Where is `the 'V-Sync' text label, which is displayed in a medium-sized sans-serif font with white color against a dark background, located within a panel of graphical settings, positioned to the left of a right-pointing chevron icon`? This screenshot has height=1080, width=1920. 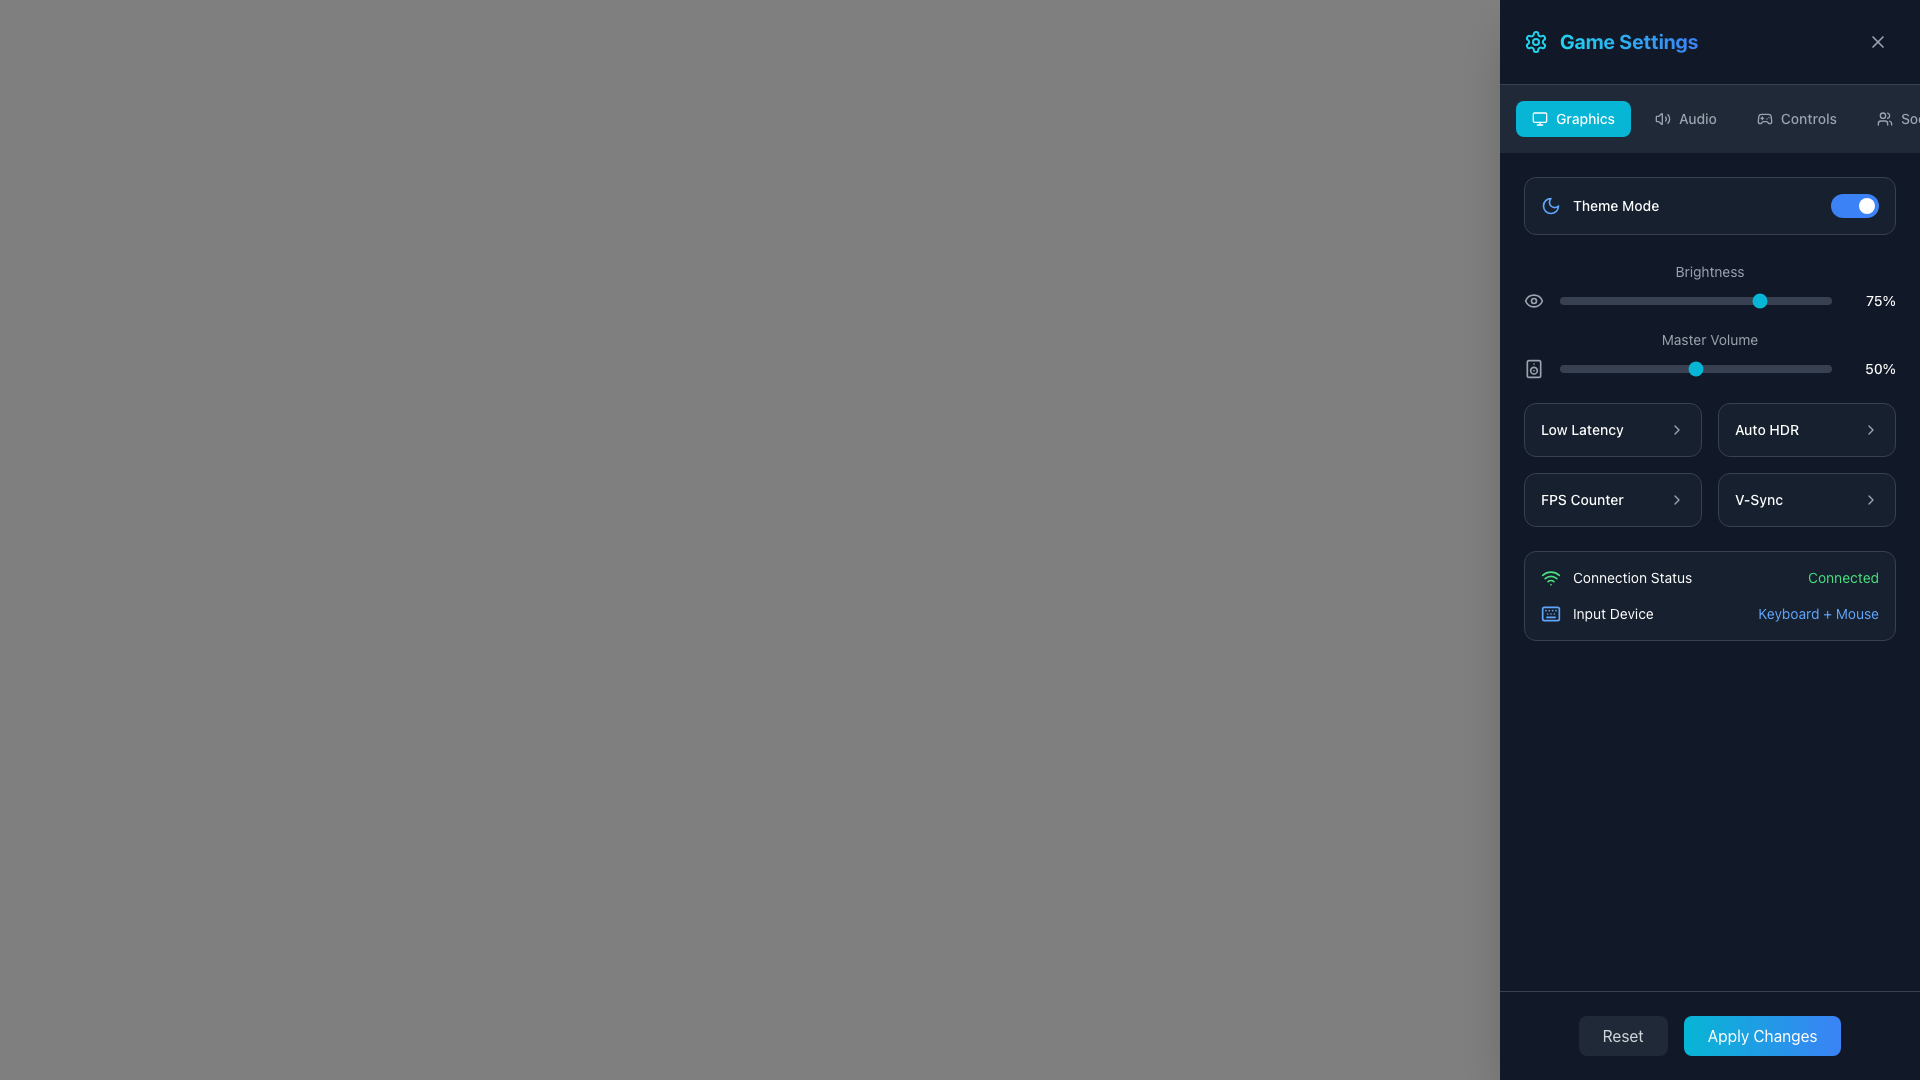
the 'V-Sync' text label, which is displayed in a medium-sized sans-serif font with white color against a dark background, located within a panel of graphical settings, positioned to the left of a right-pointing chevron icon is located at coordinates (1758, 499).